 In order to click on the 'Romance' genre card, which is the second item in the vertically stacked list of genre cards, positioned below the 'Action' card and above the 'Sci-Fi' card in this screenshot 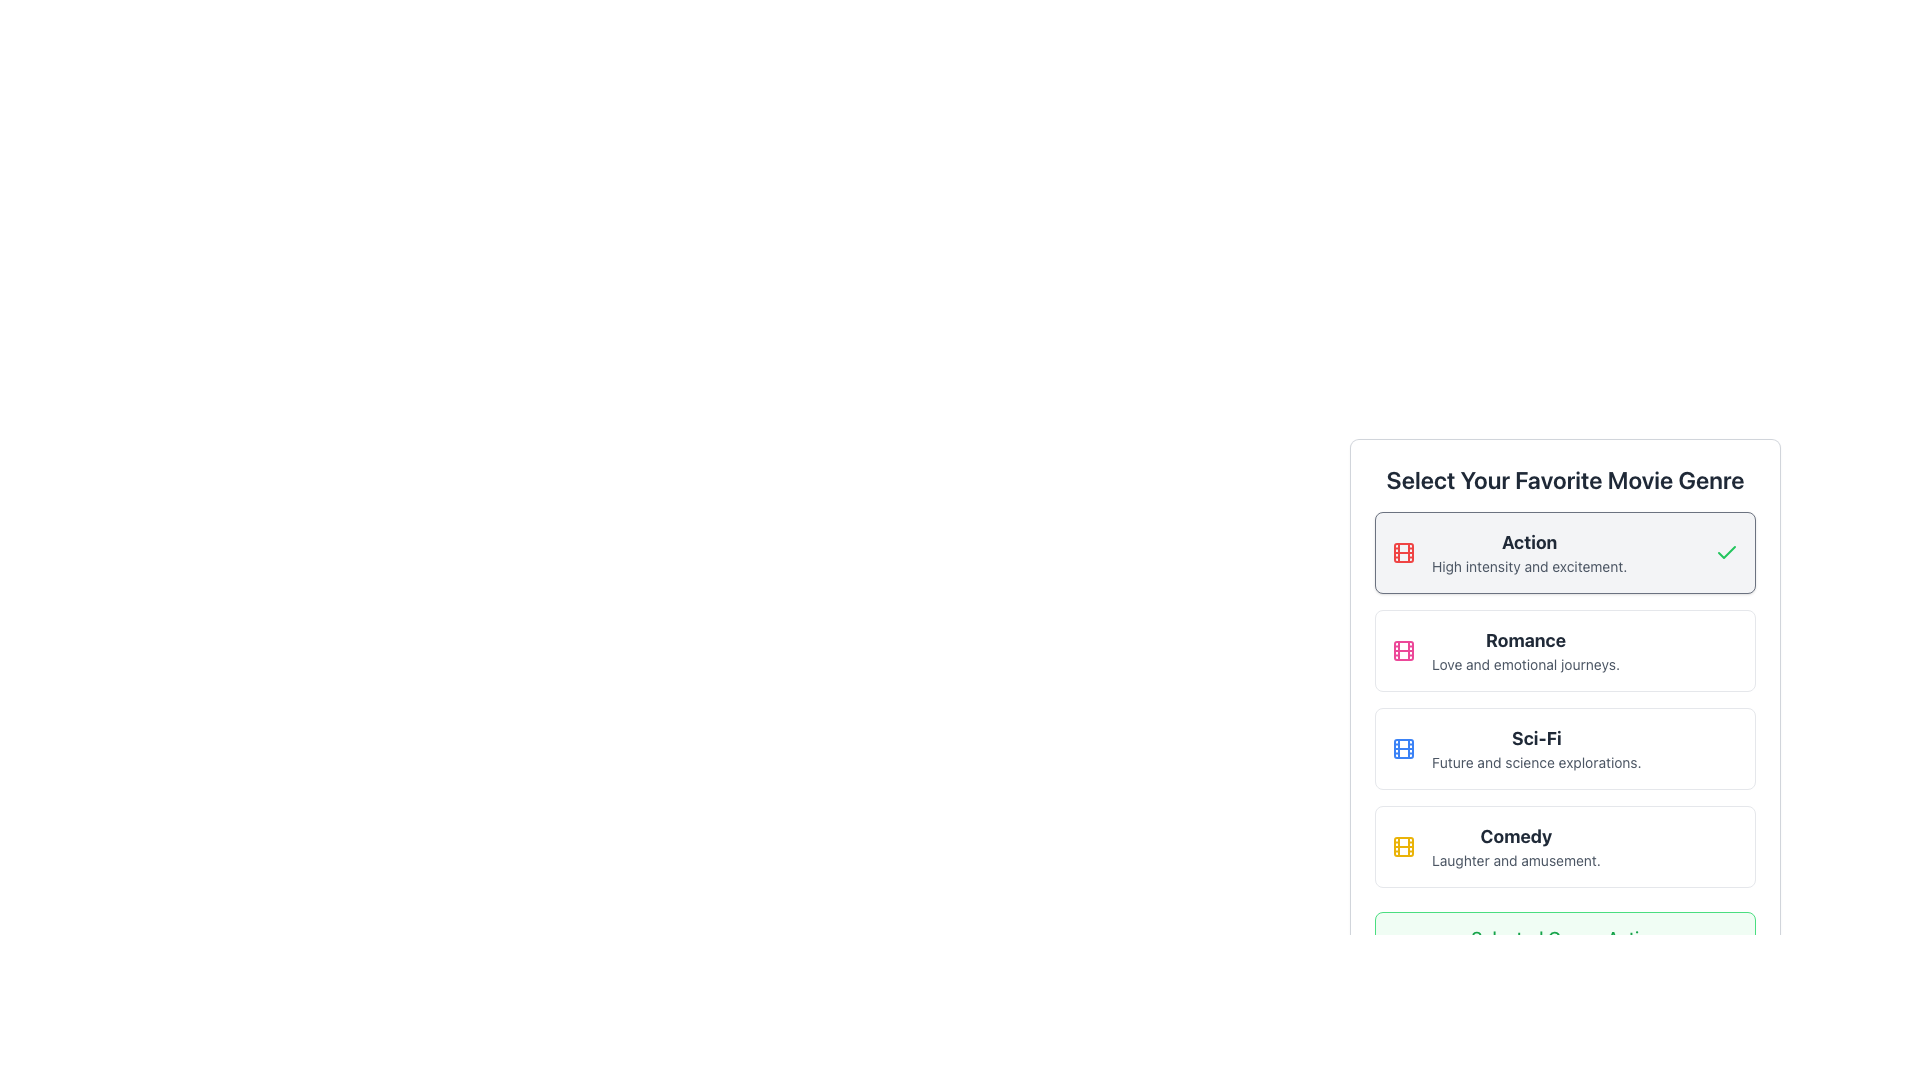, I will do `click(1564, 651)`.